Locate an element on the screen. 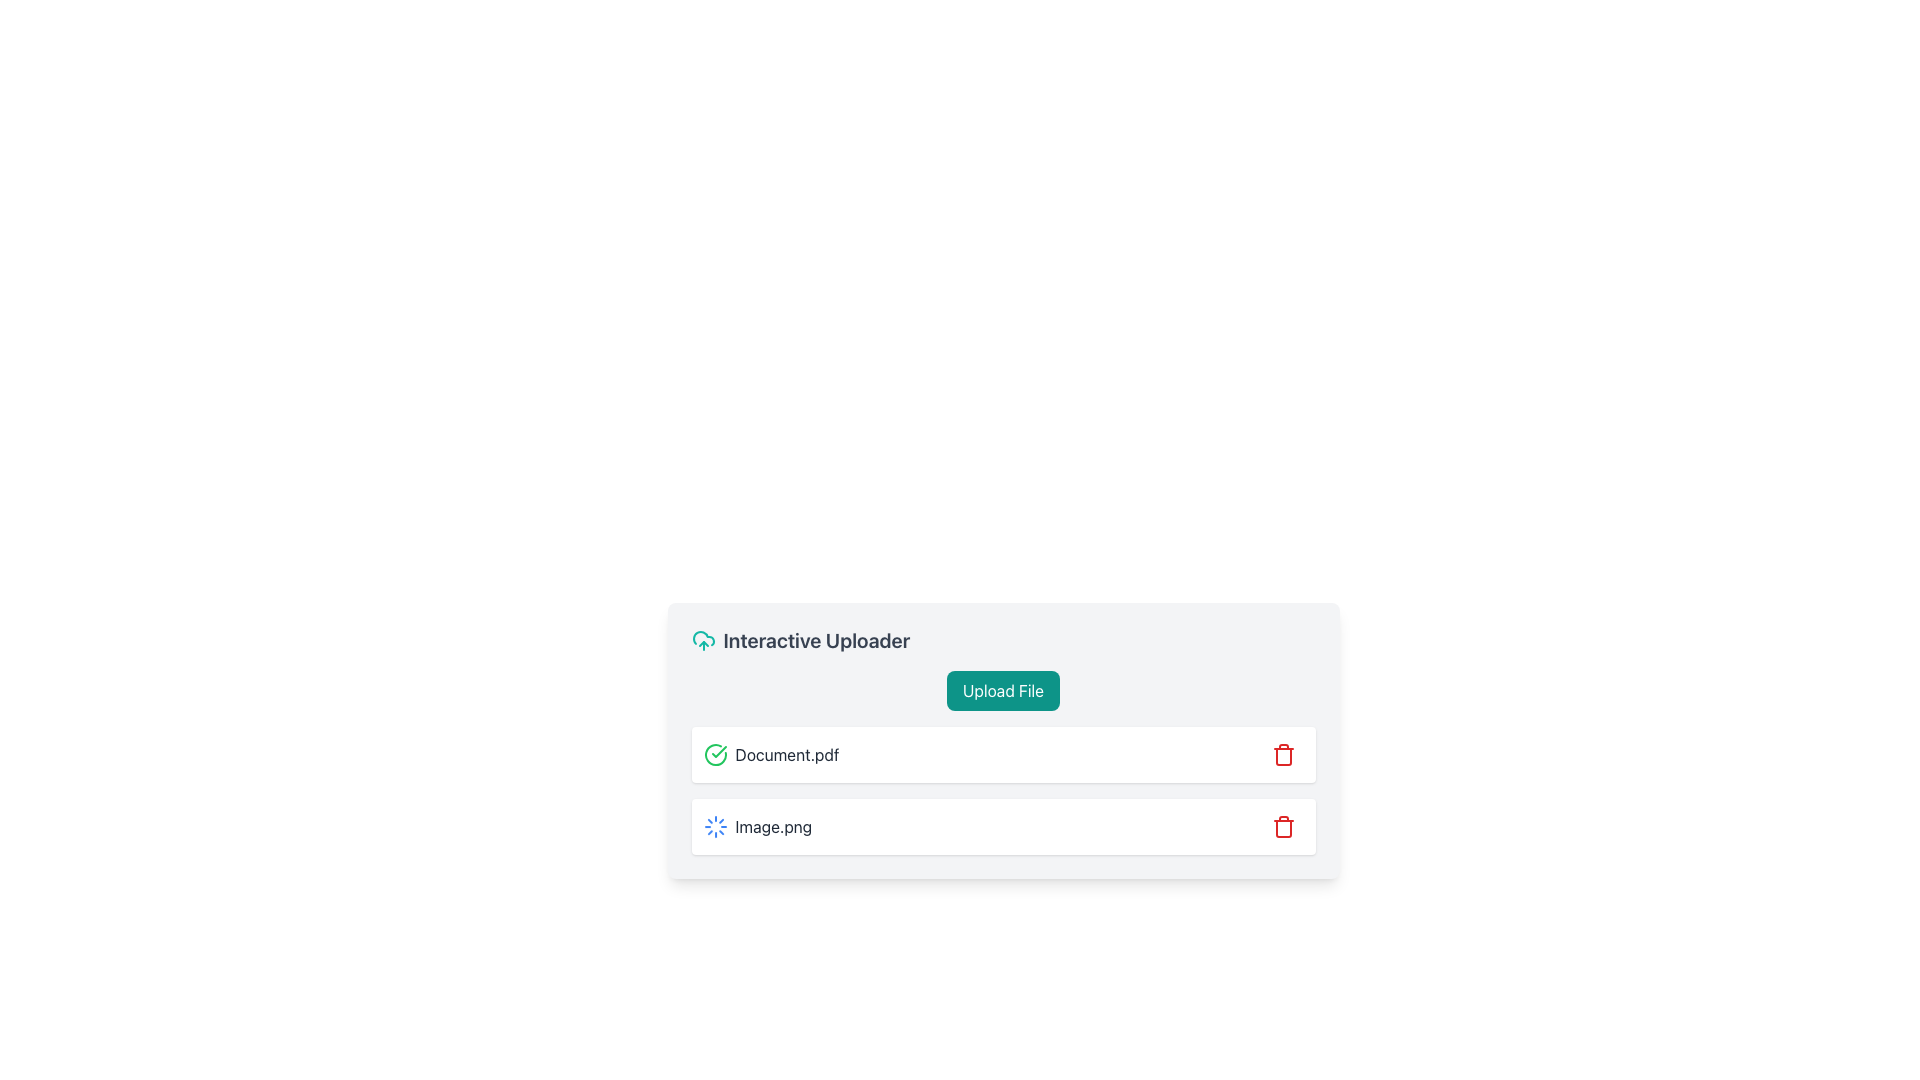  the delete button icon located in the top-right section of the file list interface, adjacent to the right of a file entry to initiate file removal or deletion is located at coordinates (1283, 755).